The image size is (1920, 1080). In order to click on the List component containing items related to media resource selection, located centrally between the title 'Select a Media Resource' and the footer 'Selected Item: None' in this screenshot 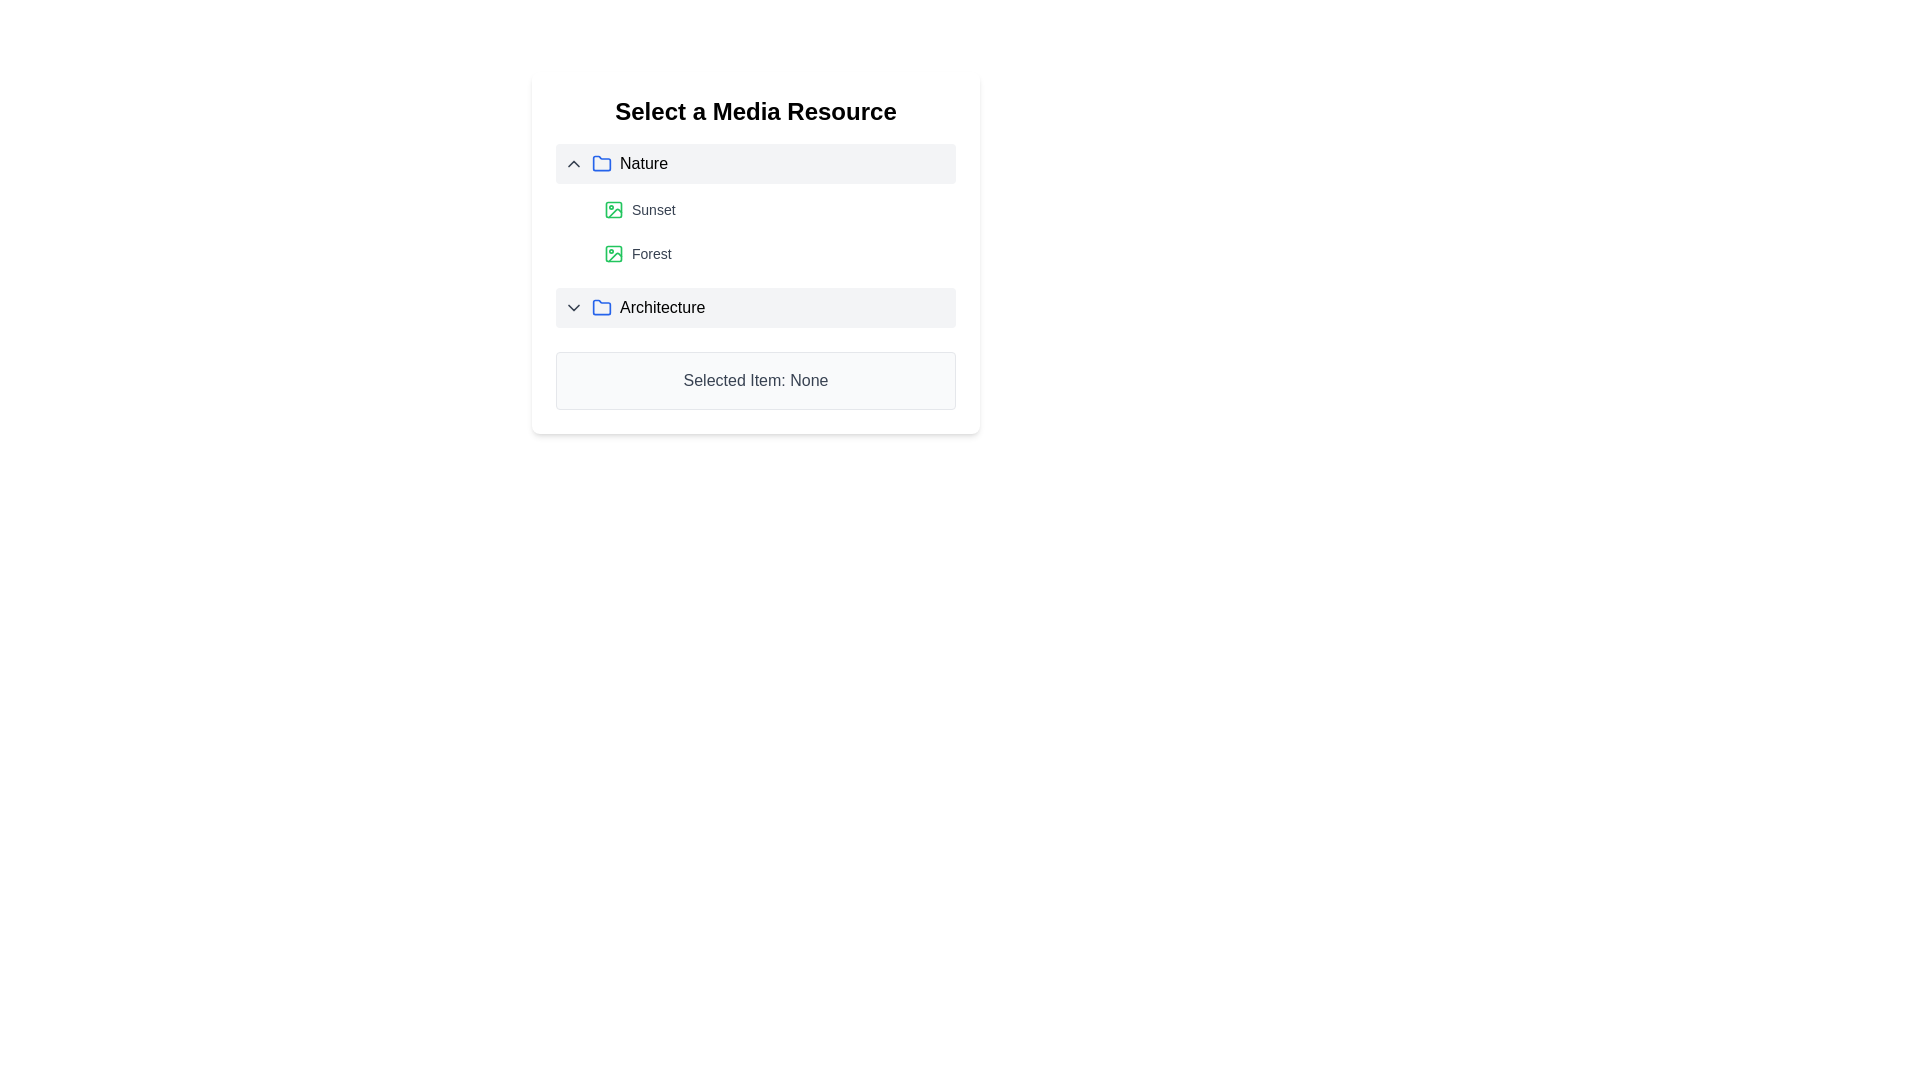, I will do `click(754, 234)`.